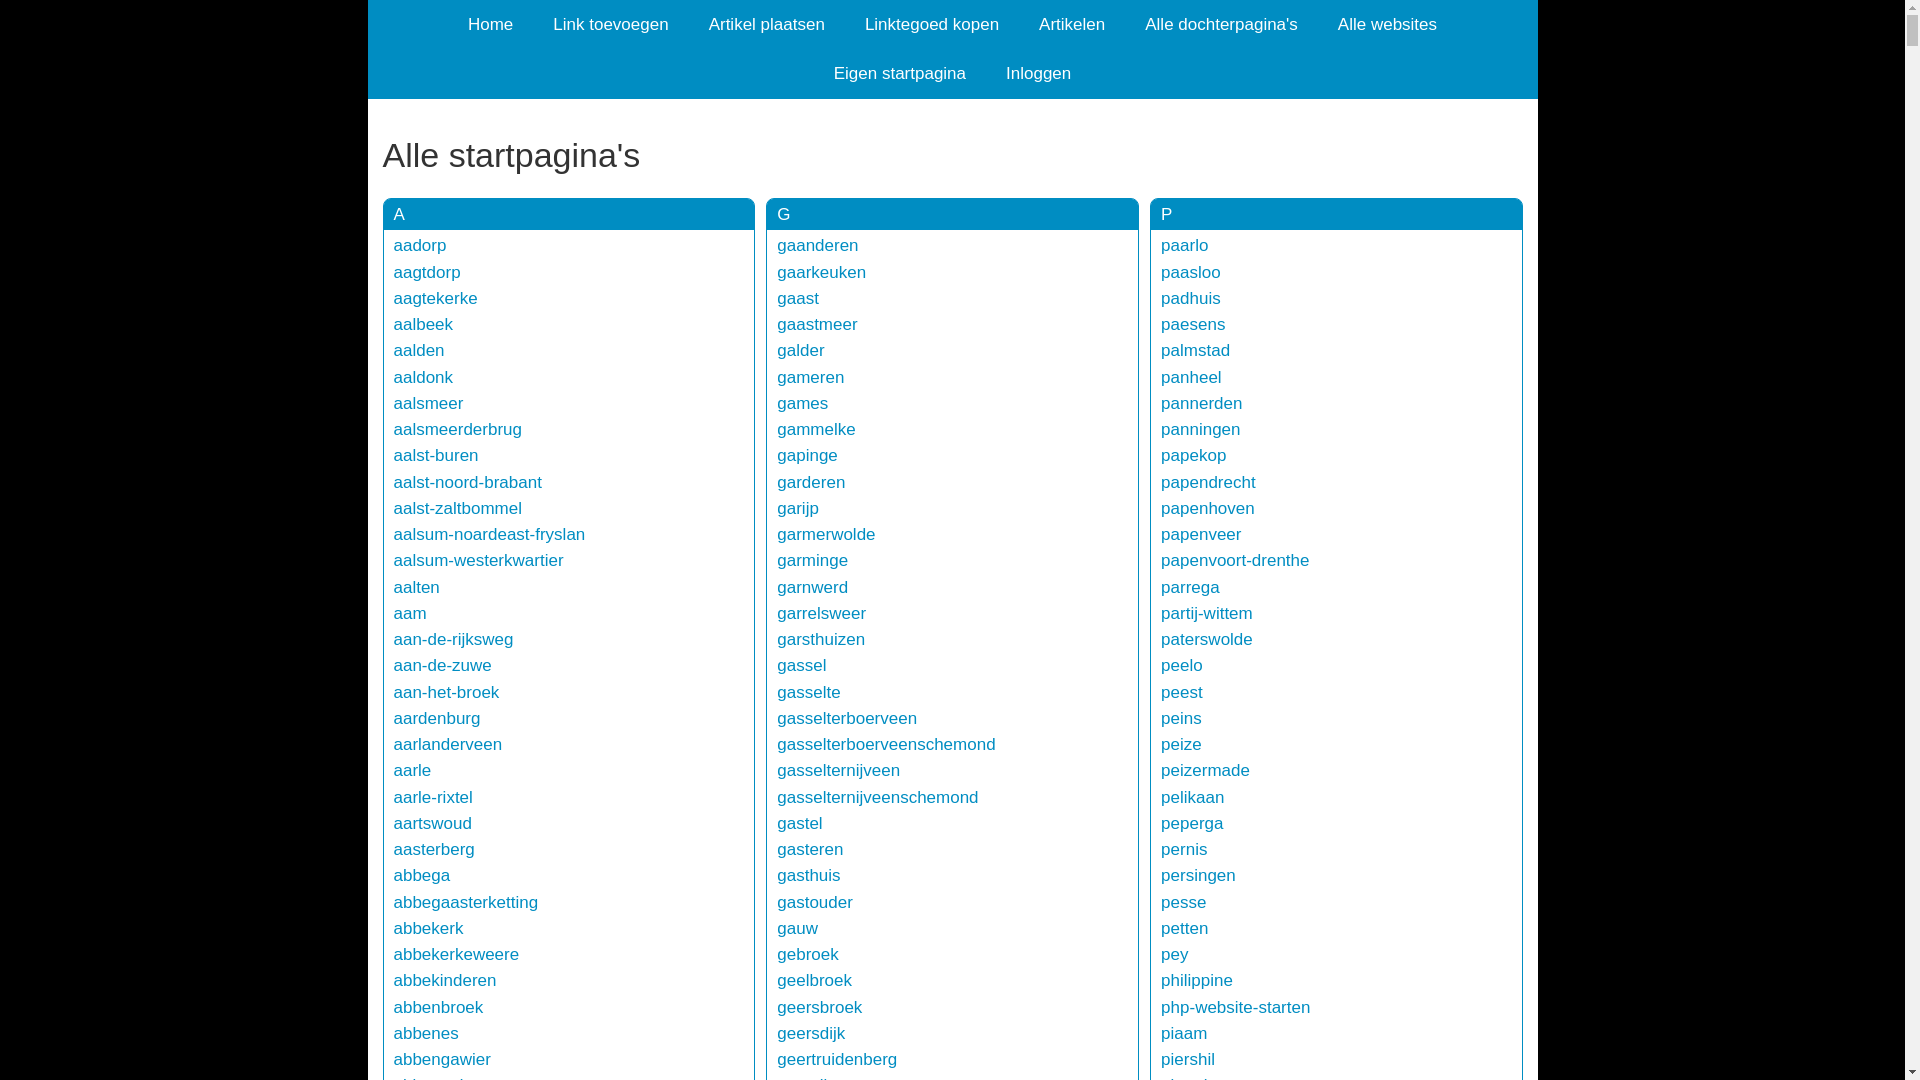 The width and height of the screenshot is (1920, 1080). What do you see at coordinates (1161, 455) in the screenshot?
I see `'papekop'` at bounding box center [1161, 455].